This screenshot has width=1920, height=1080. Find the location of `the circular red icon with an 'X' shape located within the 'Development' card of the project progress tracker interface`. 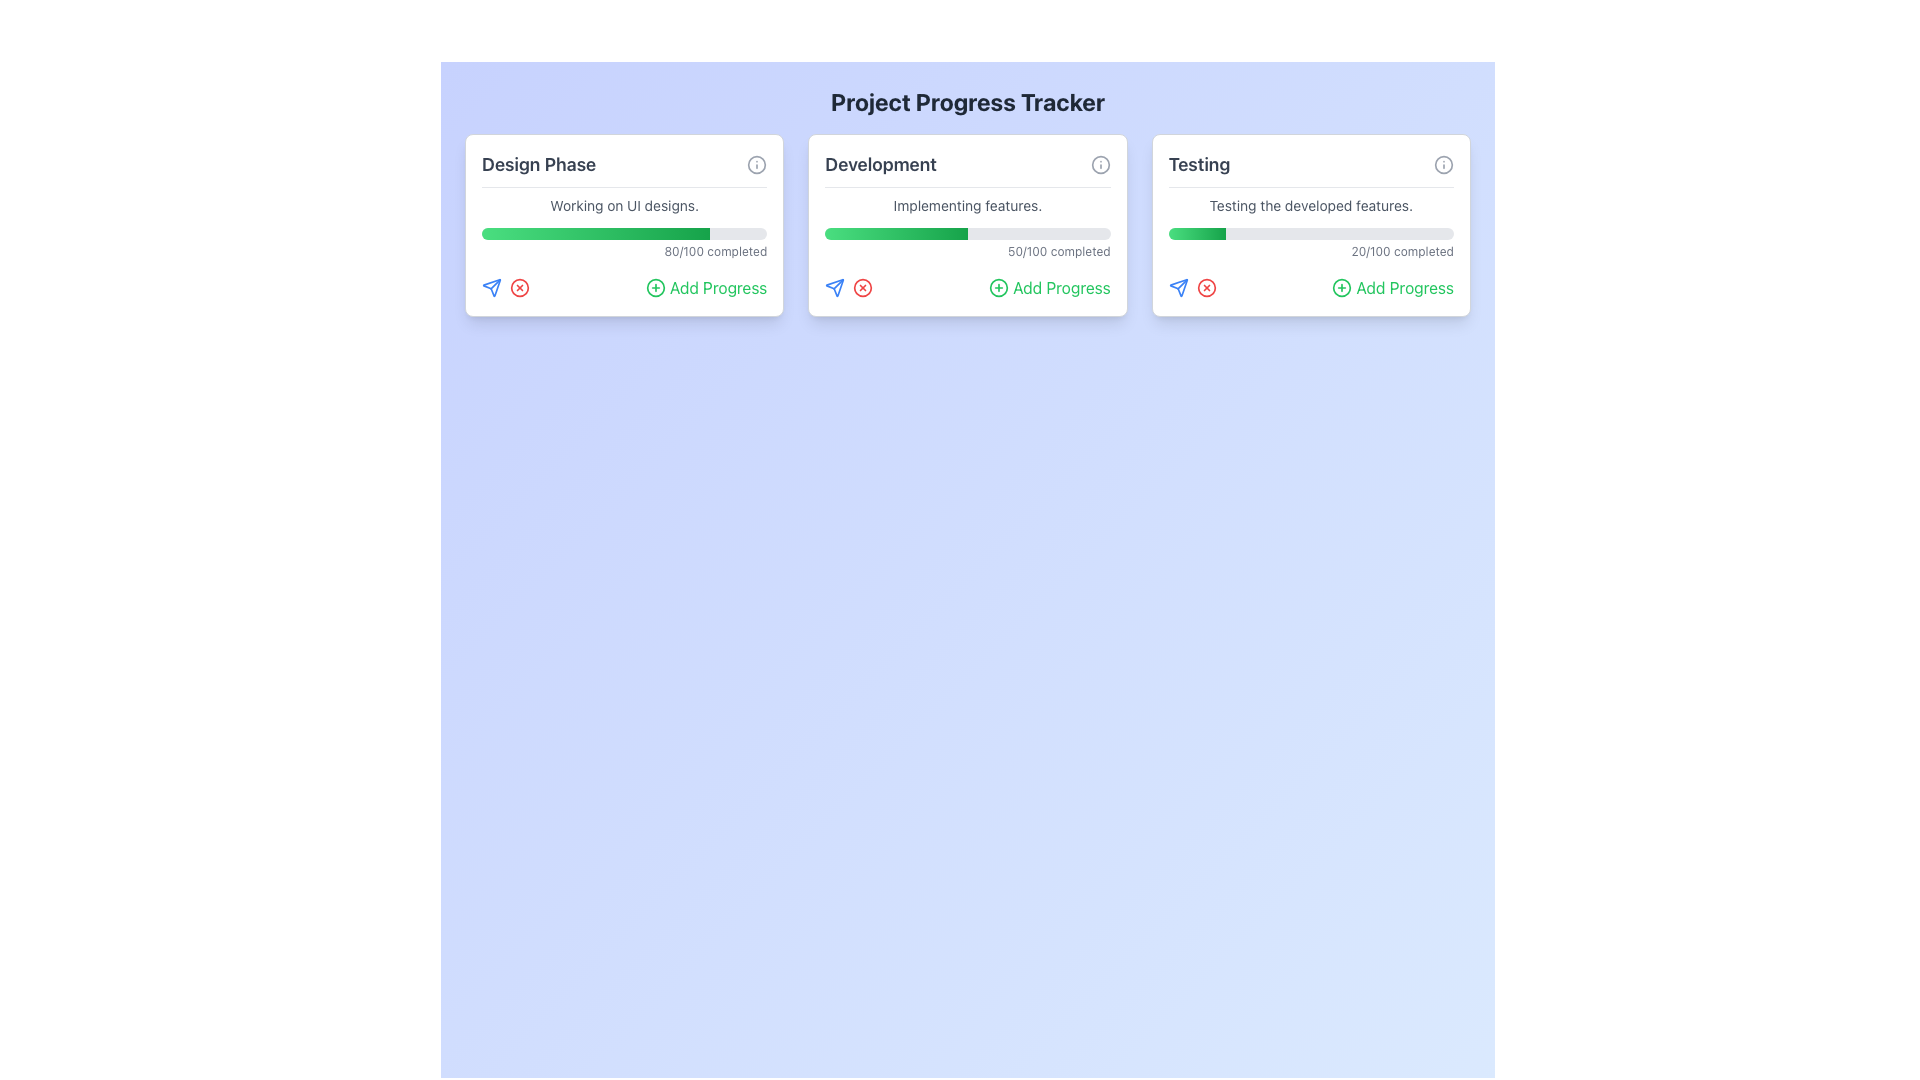

the circular red icon with an 'X' shape located within the 'Development' card of the project progress tracker interface is located at coordinates (863, 288).